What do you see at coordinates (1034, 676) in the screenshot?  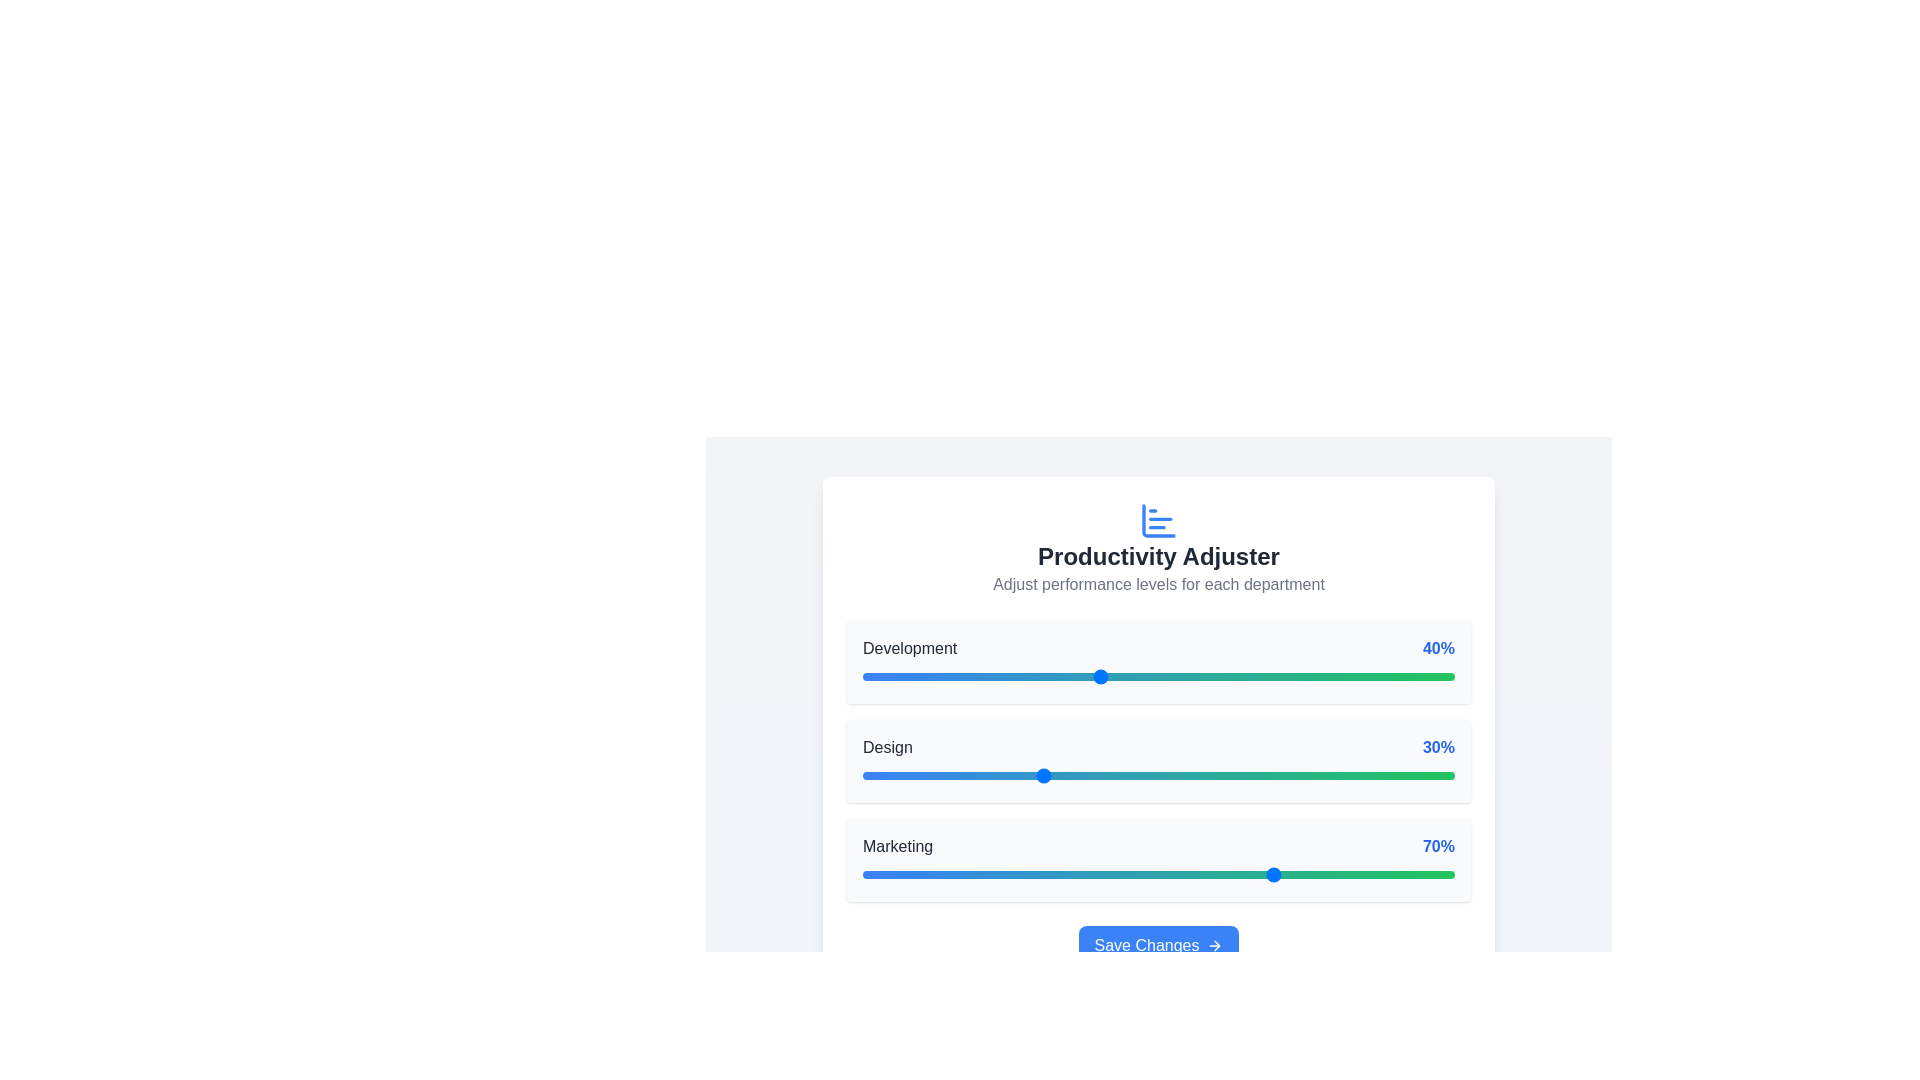 I see `the slider value` at bounding box center [1034, 676].